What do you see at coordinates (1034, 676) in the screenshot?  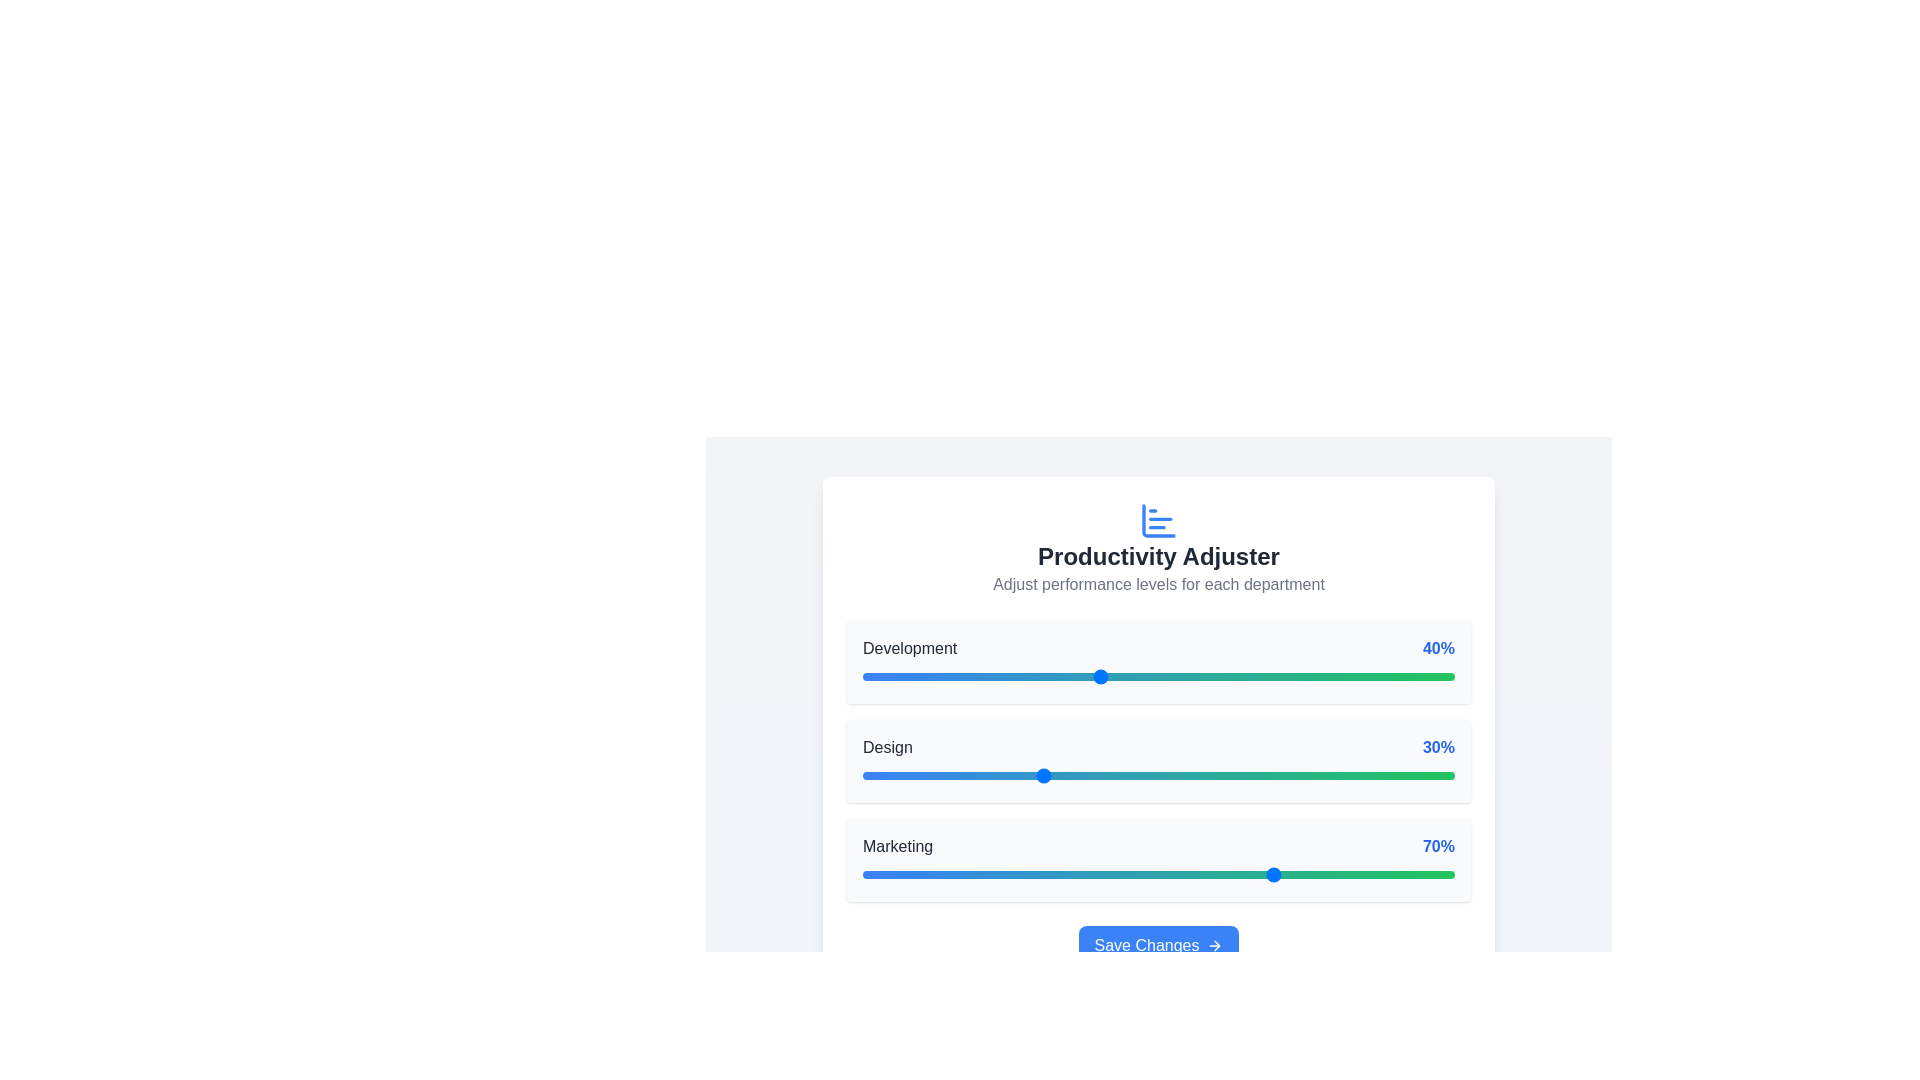 I see `the slider value` at bounding box center [1034, 676].